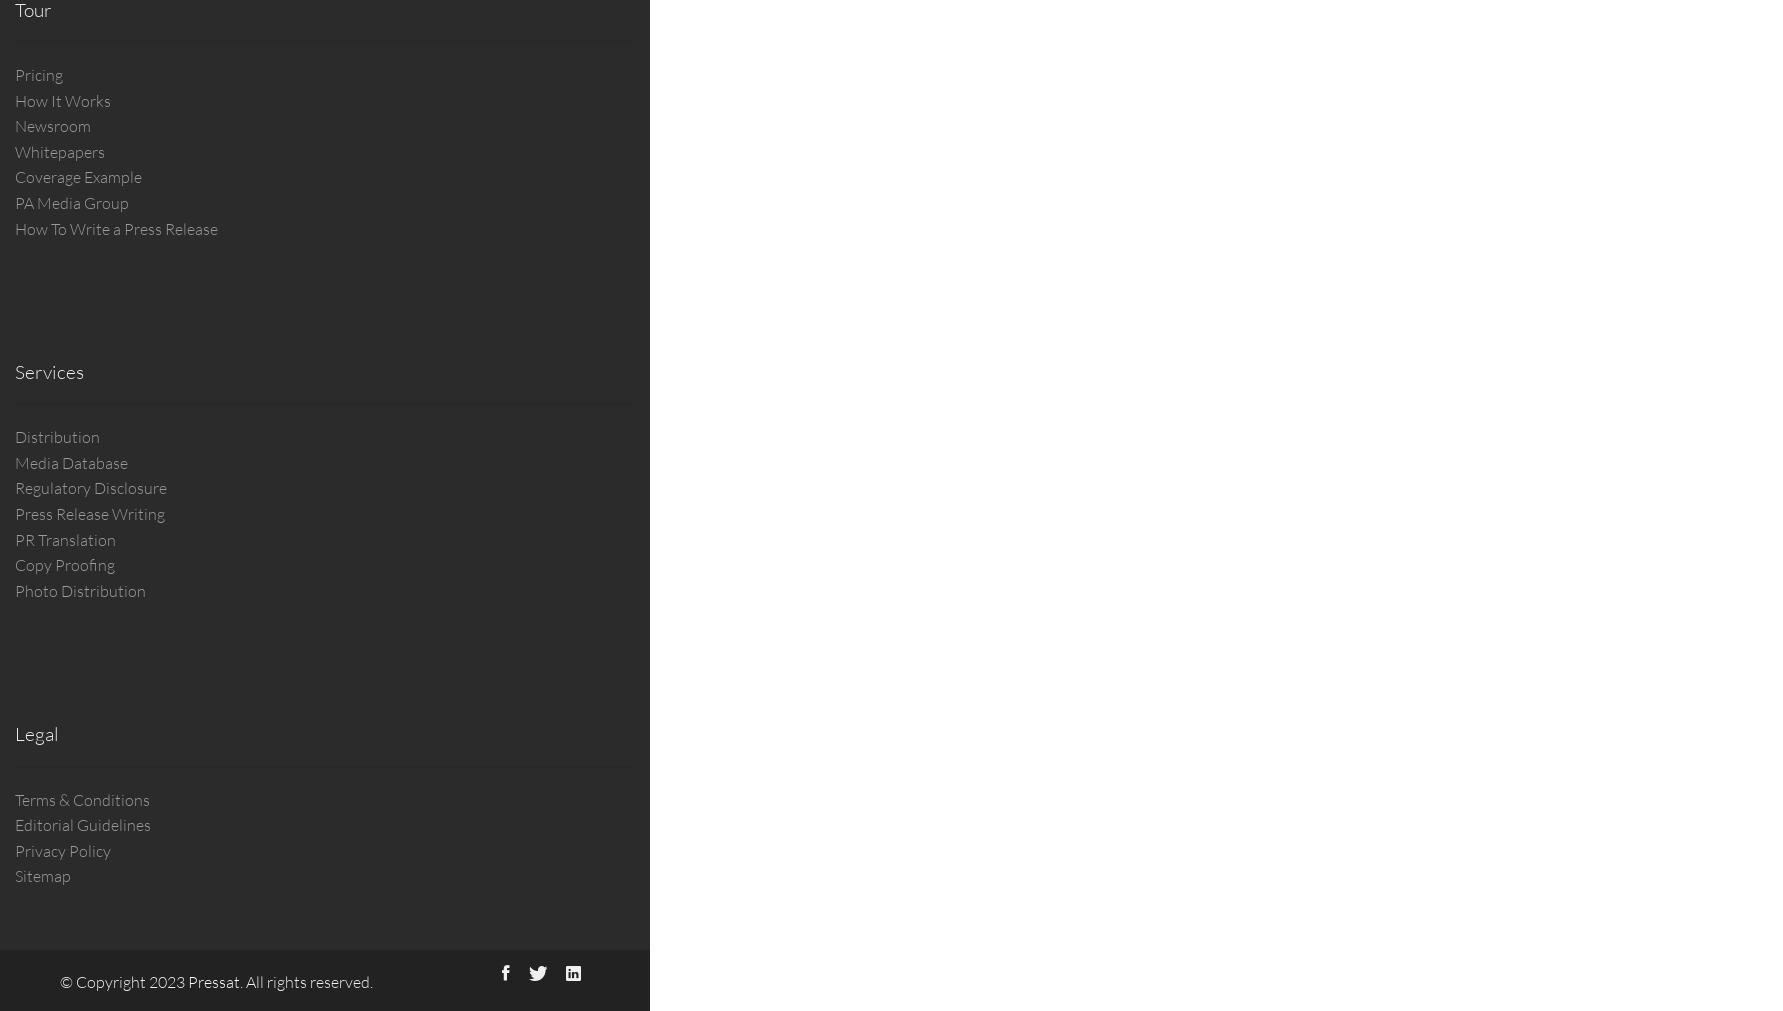 The height and width of the screenshot is (1011, 1783). I want to click on 'Whitepapers', so click(14, 150).